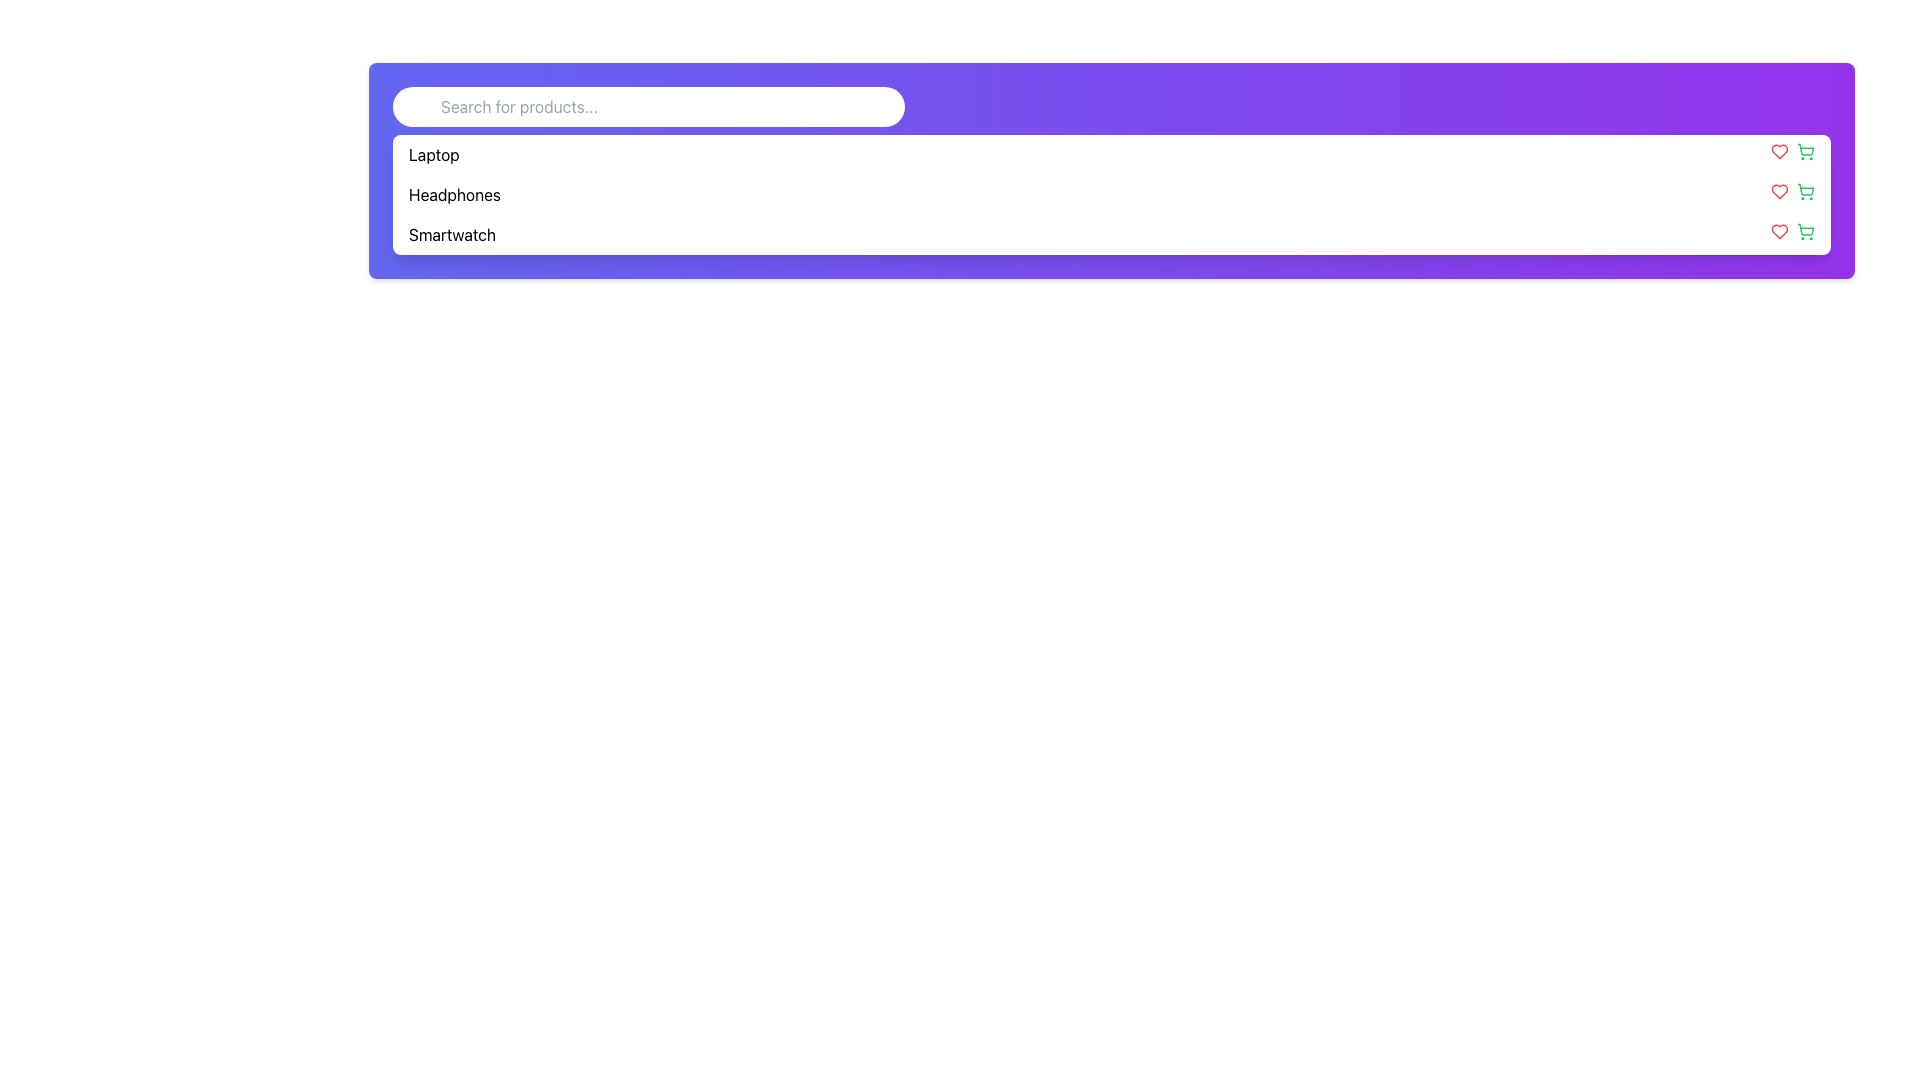 The image size is (1920, 1080). What do you see at coordinates (1780, 230) in the screenshot?
I see `the leftmost icon in the action column of the 'Smartwatch' entry` at bounding box center [1780, 230].